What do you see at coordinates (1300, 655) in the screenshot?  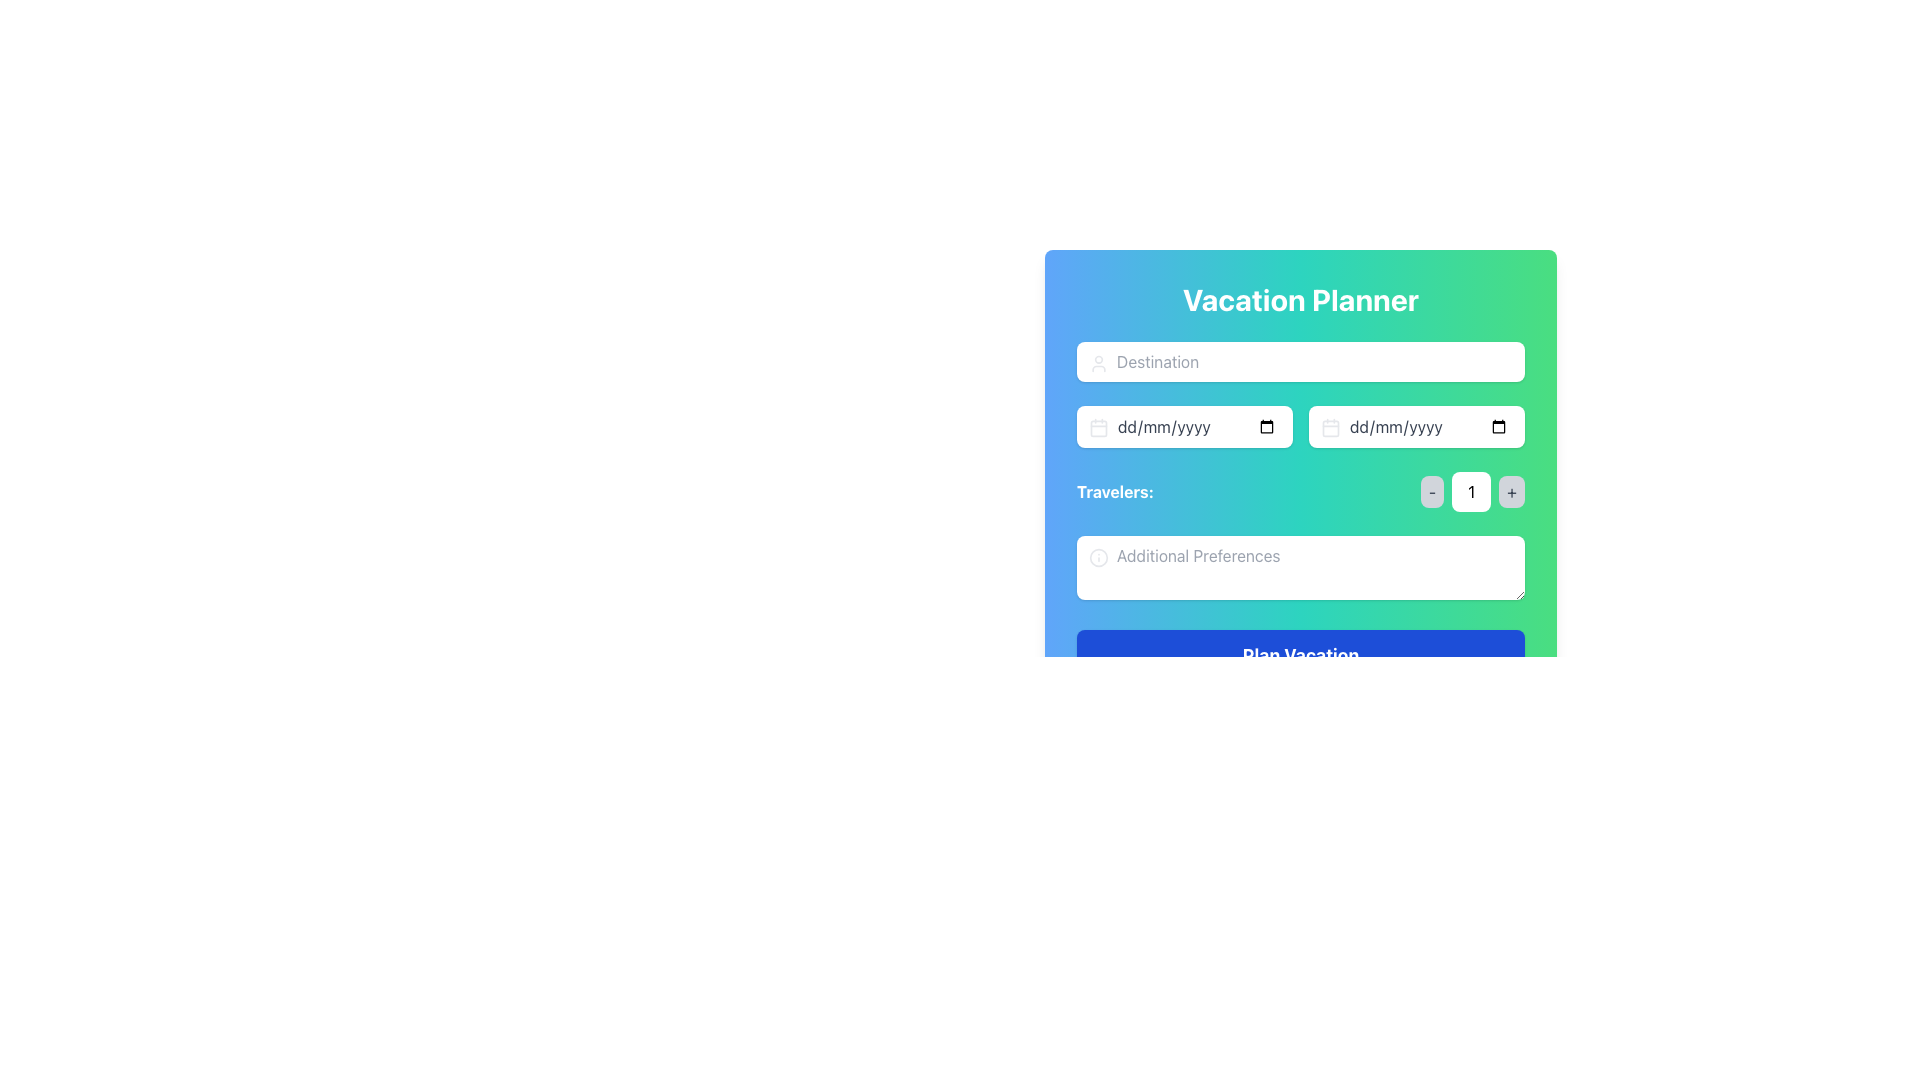 I see `the 'Plan Vacation' button located at the bottom of the form-like interface, beneath the 'Additional Preferences' input field` at bounding box center [1300, 655].